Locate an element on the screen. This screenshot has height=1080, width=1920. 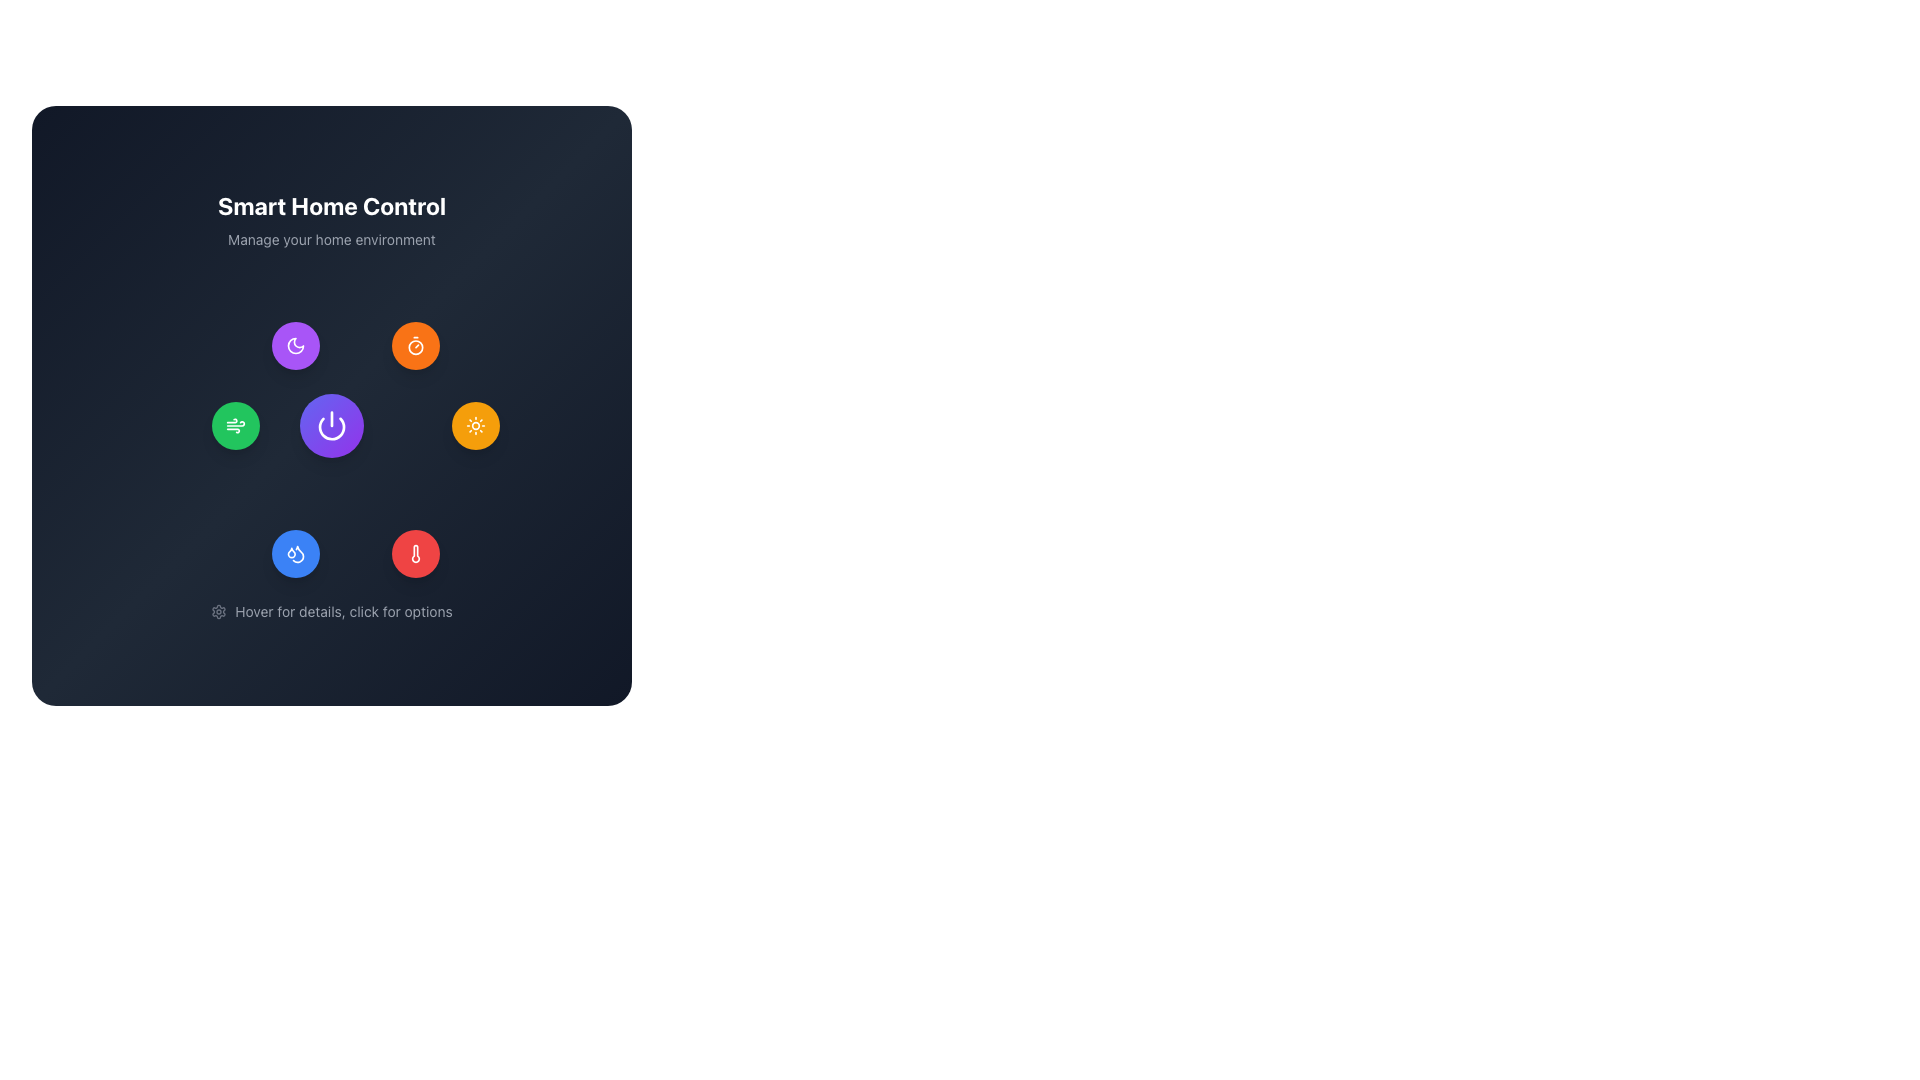
the central power control button located below the 'Smart Home Control' text is located at coordinates (331, 424).